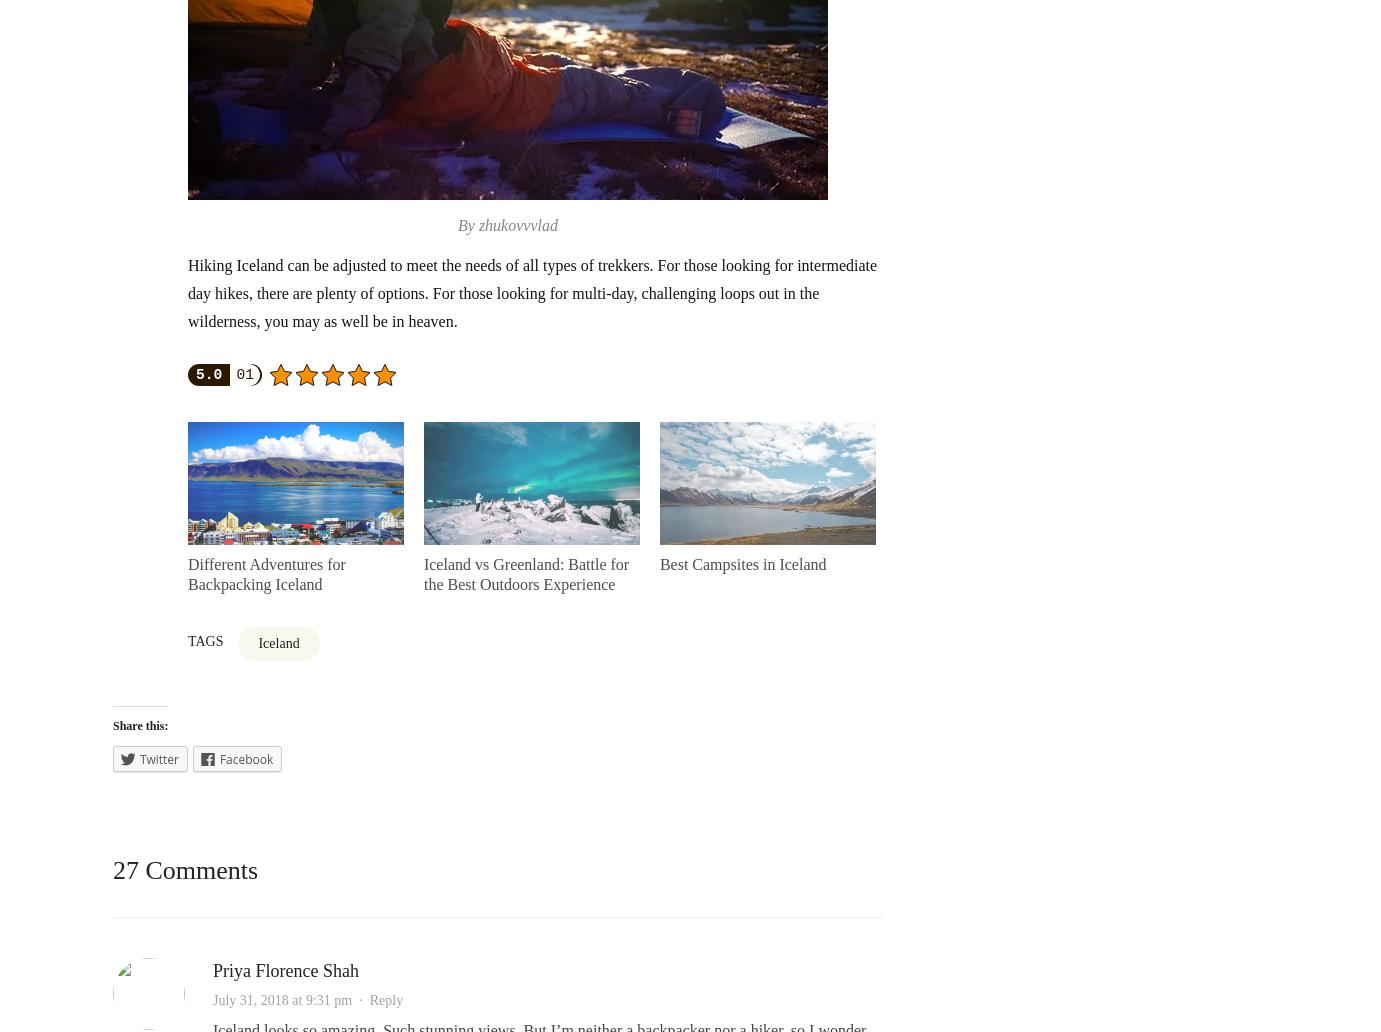 The width and height of the screenshot is (1381, 1032). Describe the element at coordinates (204, 641) in the screenshot. I see `'Tags'` at that location.